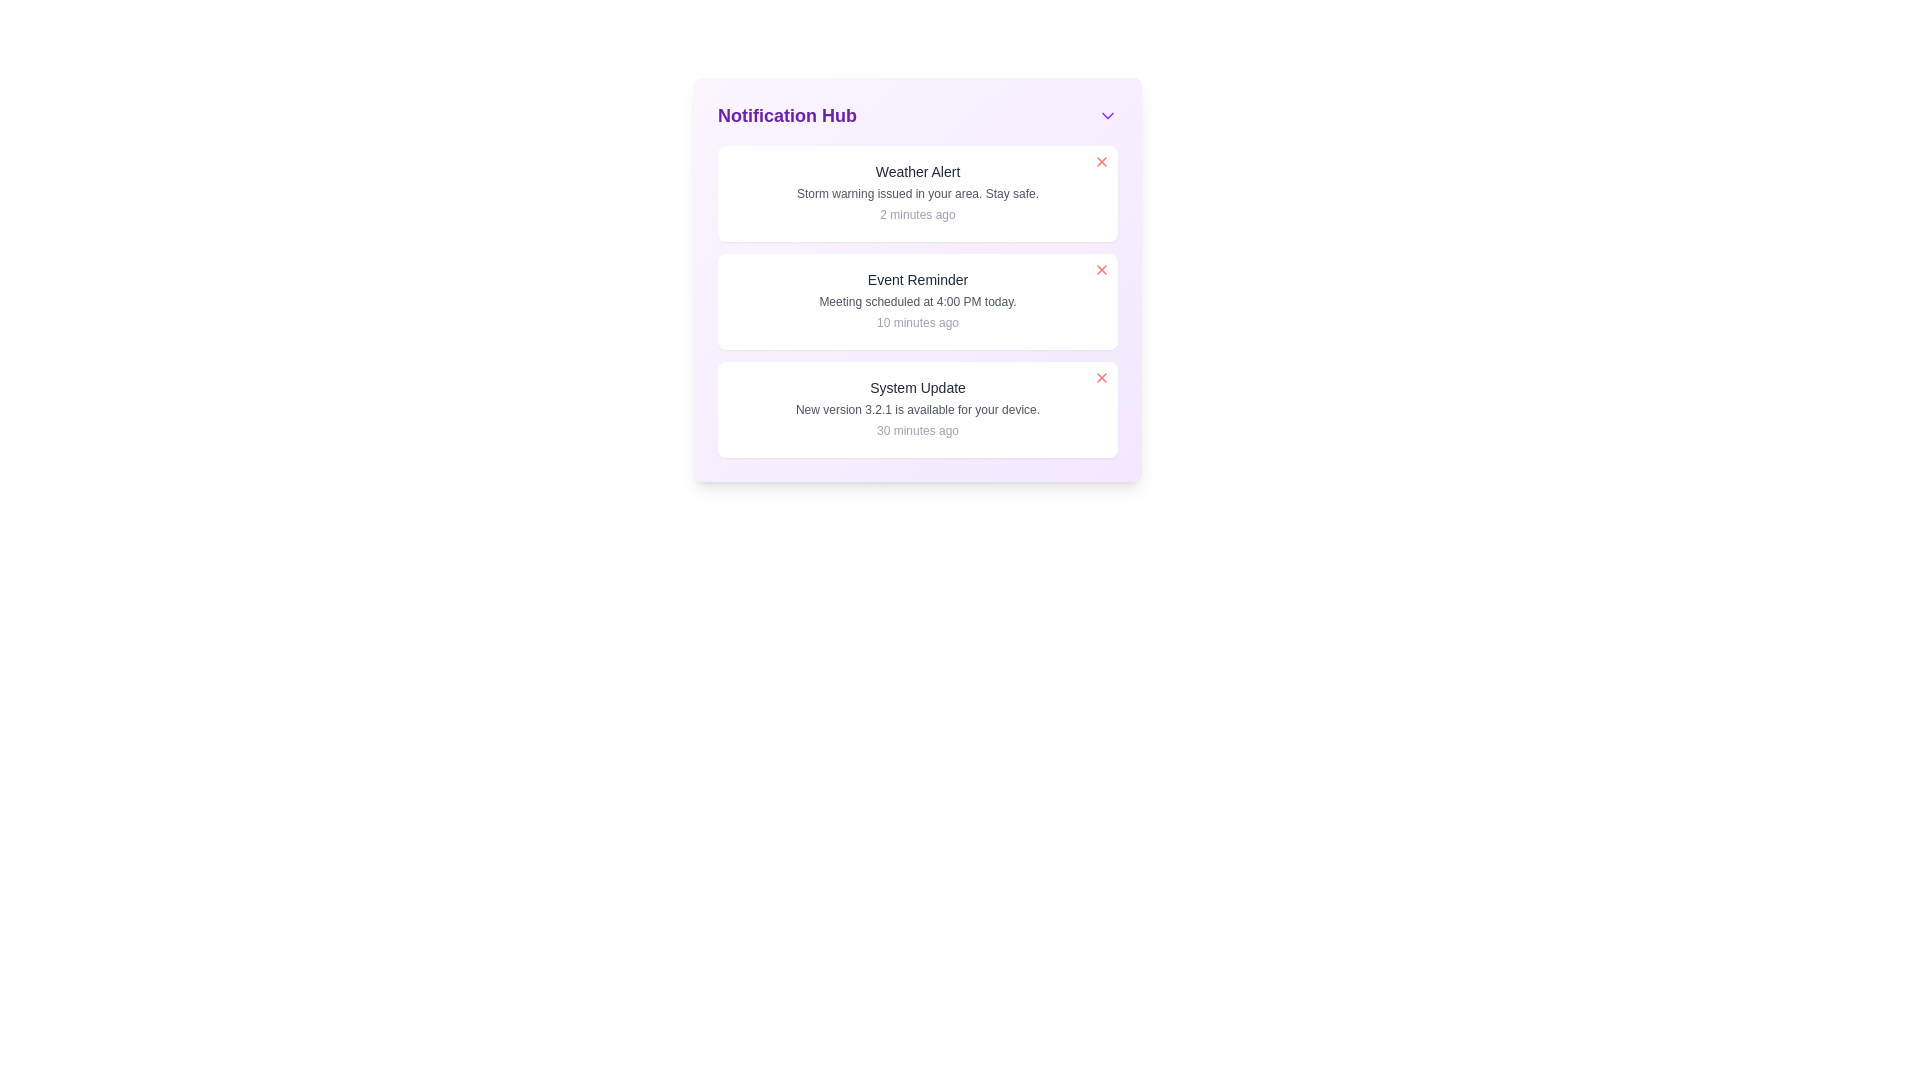 Image resolution: width=1920 pixels, height=1080 pixels. Describe the element at coordinates (916, 171) in the screenshot. I see `the Text Label that serves as the title for the weather notification located at the top-left corner of the white notification box in the 'Notification Hub' section` at that location.